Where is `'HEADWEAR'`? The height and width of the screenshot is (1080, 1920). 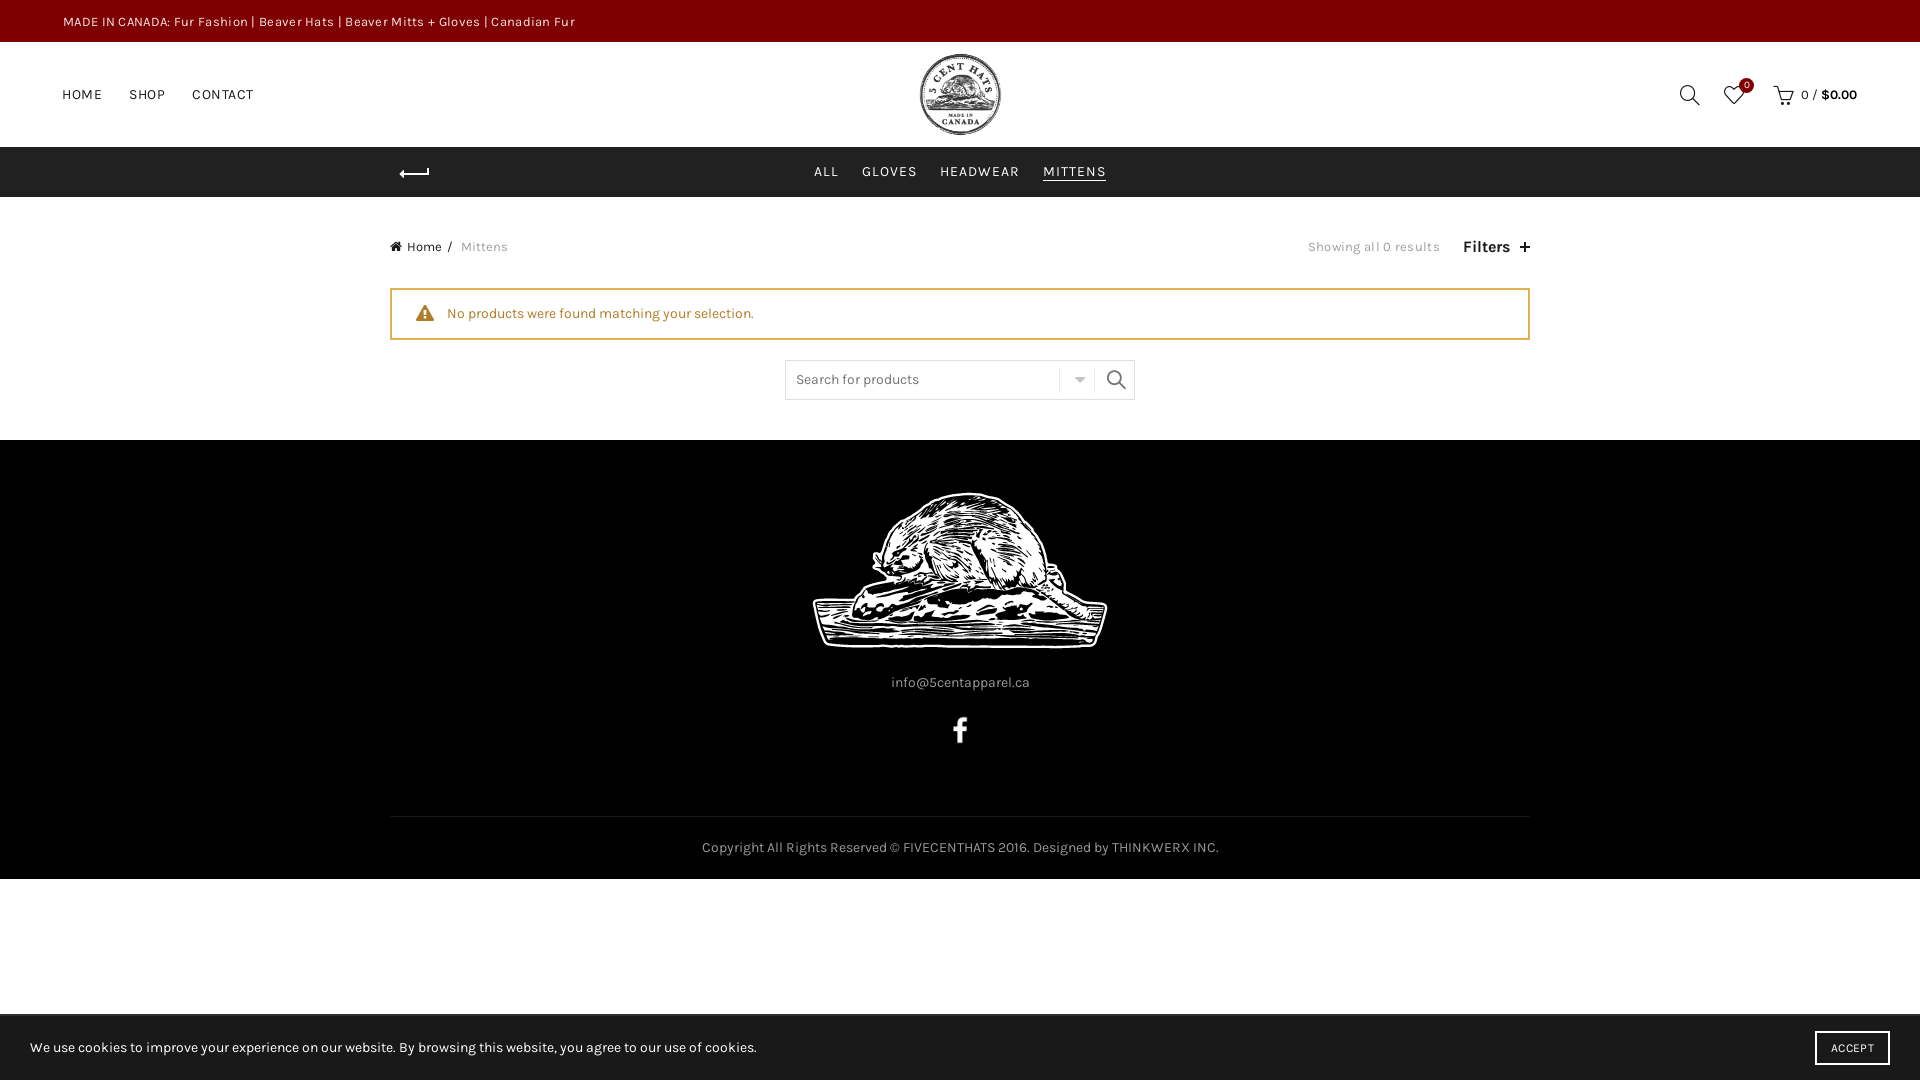 'HEADWEAR' is located at coordinates (979, 171).